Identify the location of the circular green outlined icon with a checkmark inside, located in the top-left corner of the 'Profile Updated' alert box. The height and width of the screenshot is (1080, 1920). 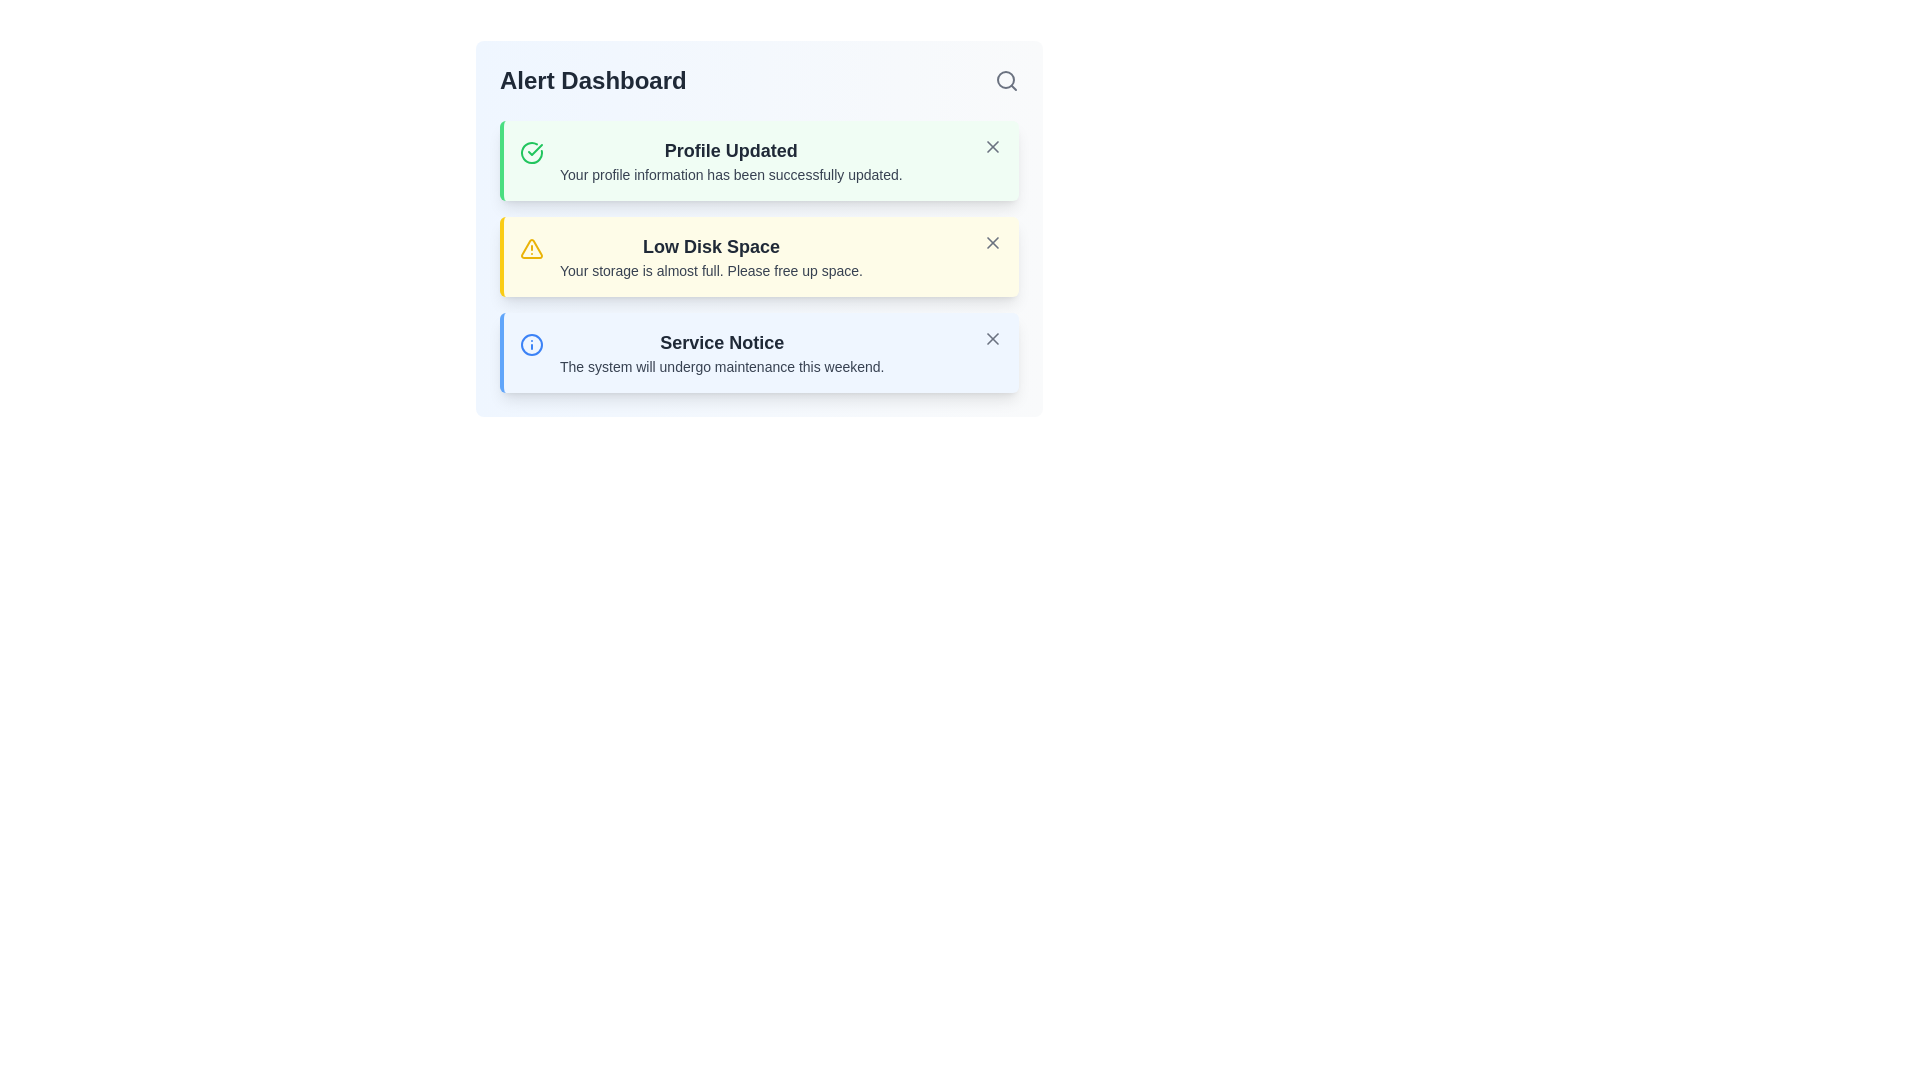
(532, 152).